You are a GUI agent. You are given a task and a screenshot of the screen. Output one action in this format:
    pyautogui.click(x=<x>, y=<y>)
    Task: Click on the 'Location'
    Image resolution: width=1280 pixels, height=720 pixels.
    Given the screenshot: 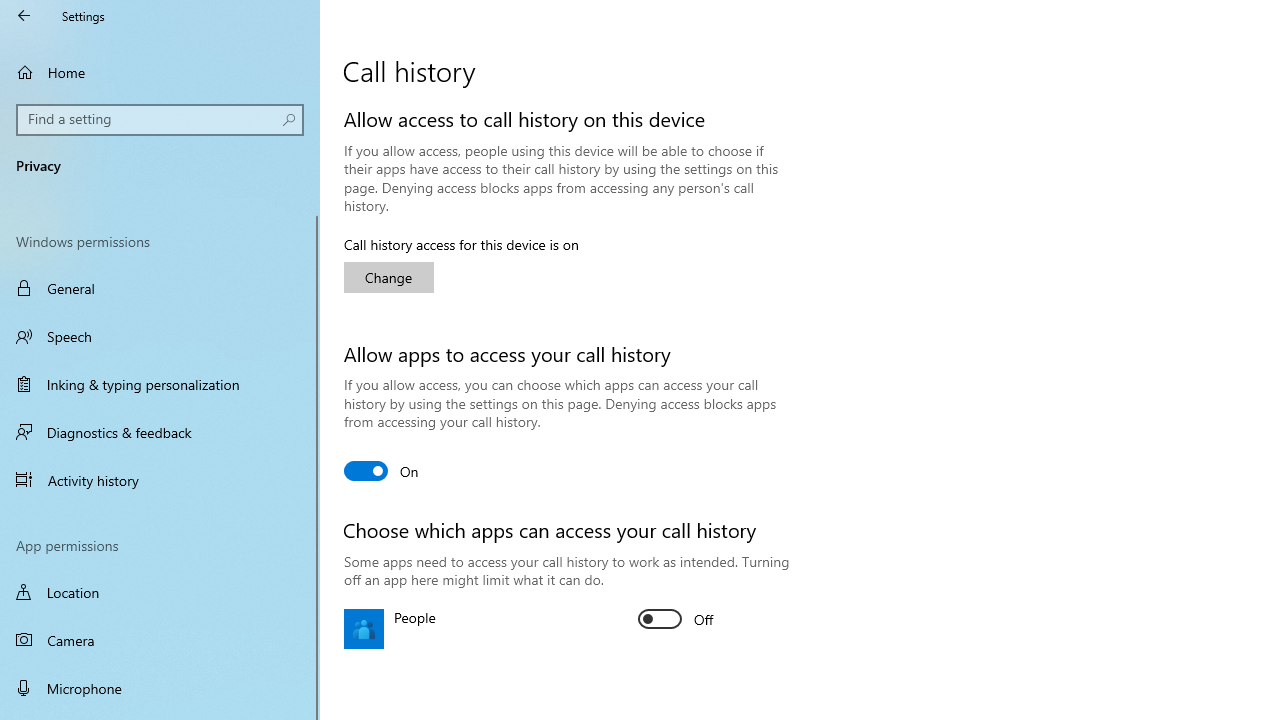 What is the action you would take?
    pyautogui.click(x=160, y=591)
    